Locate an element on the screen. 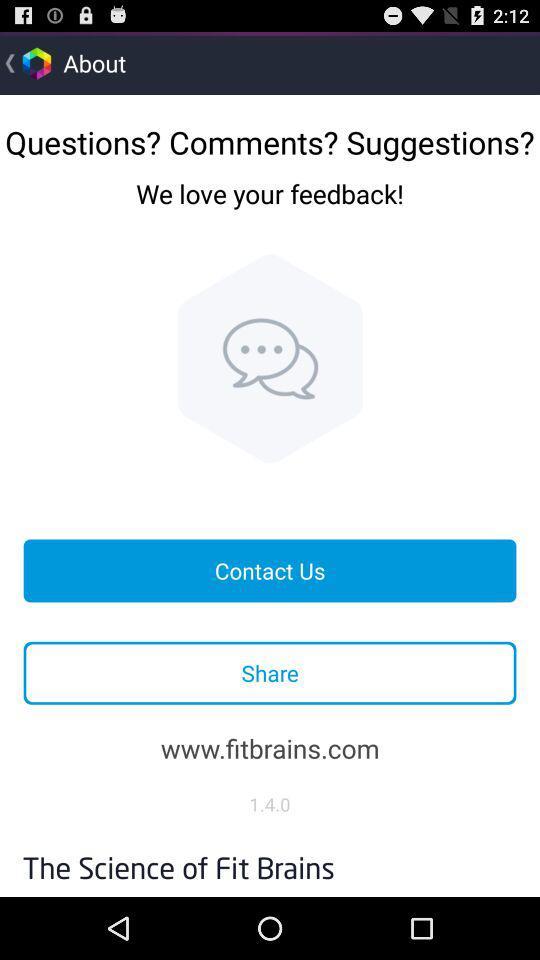  the app below questions? comments? suggestions? is located at coordinates (270, 209).